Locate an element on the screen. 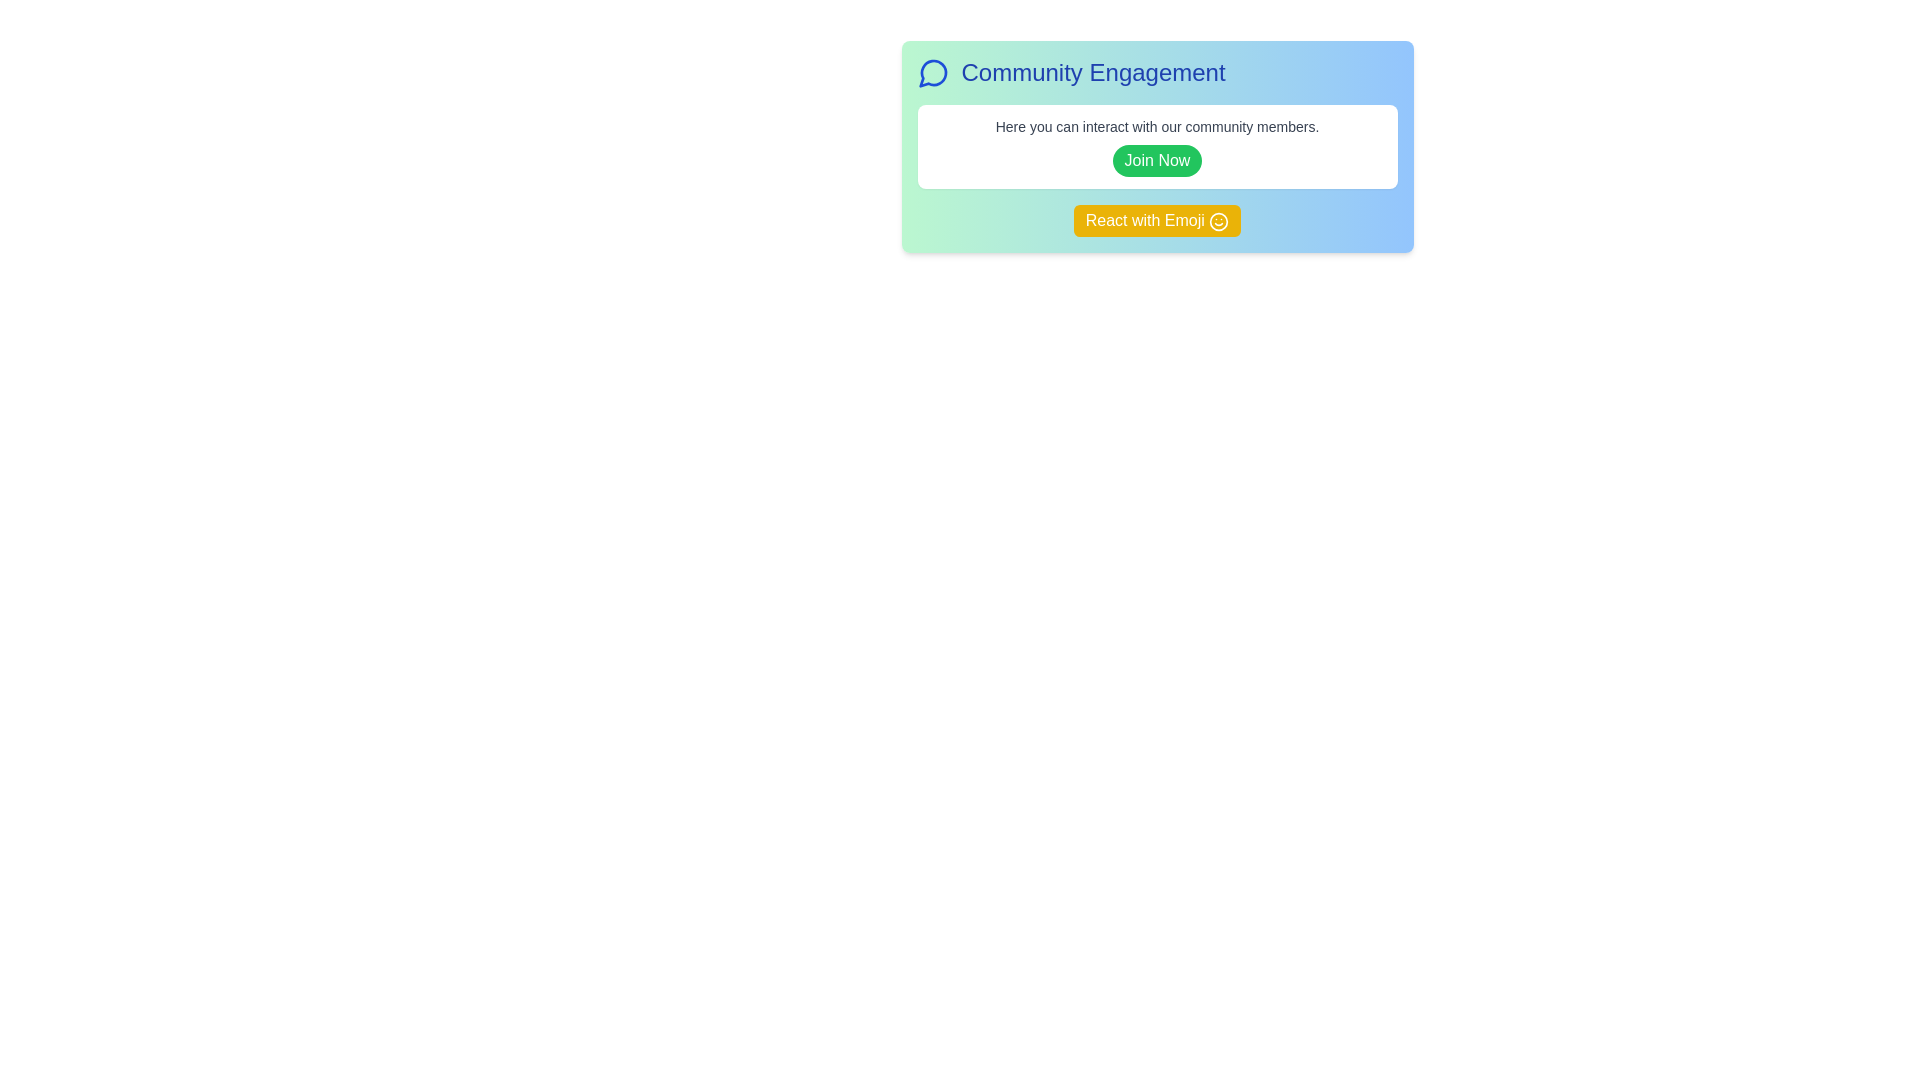 Image resolution: width=1920 pixels, height=1080 pixels. the green 'Join Now' button with white text, which is centered within a white box and positioned above the yellow 'React with Emoji' button is located at coordinates (1157, 145).